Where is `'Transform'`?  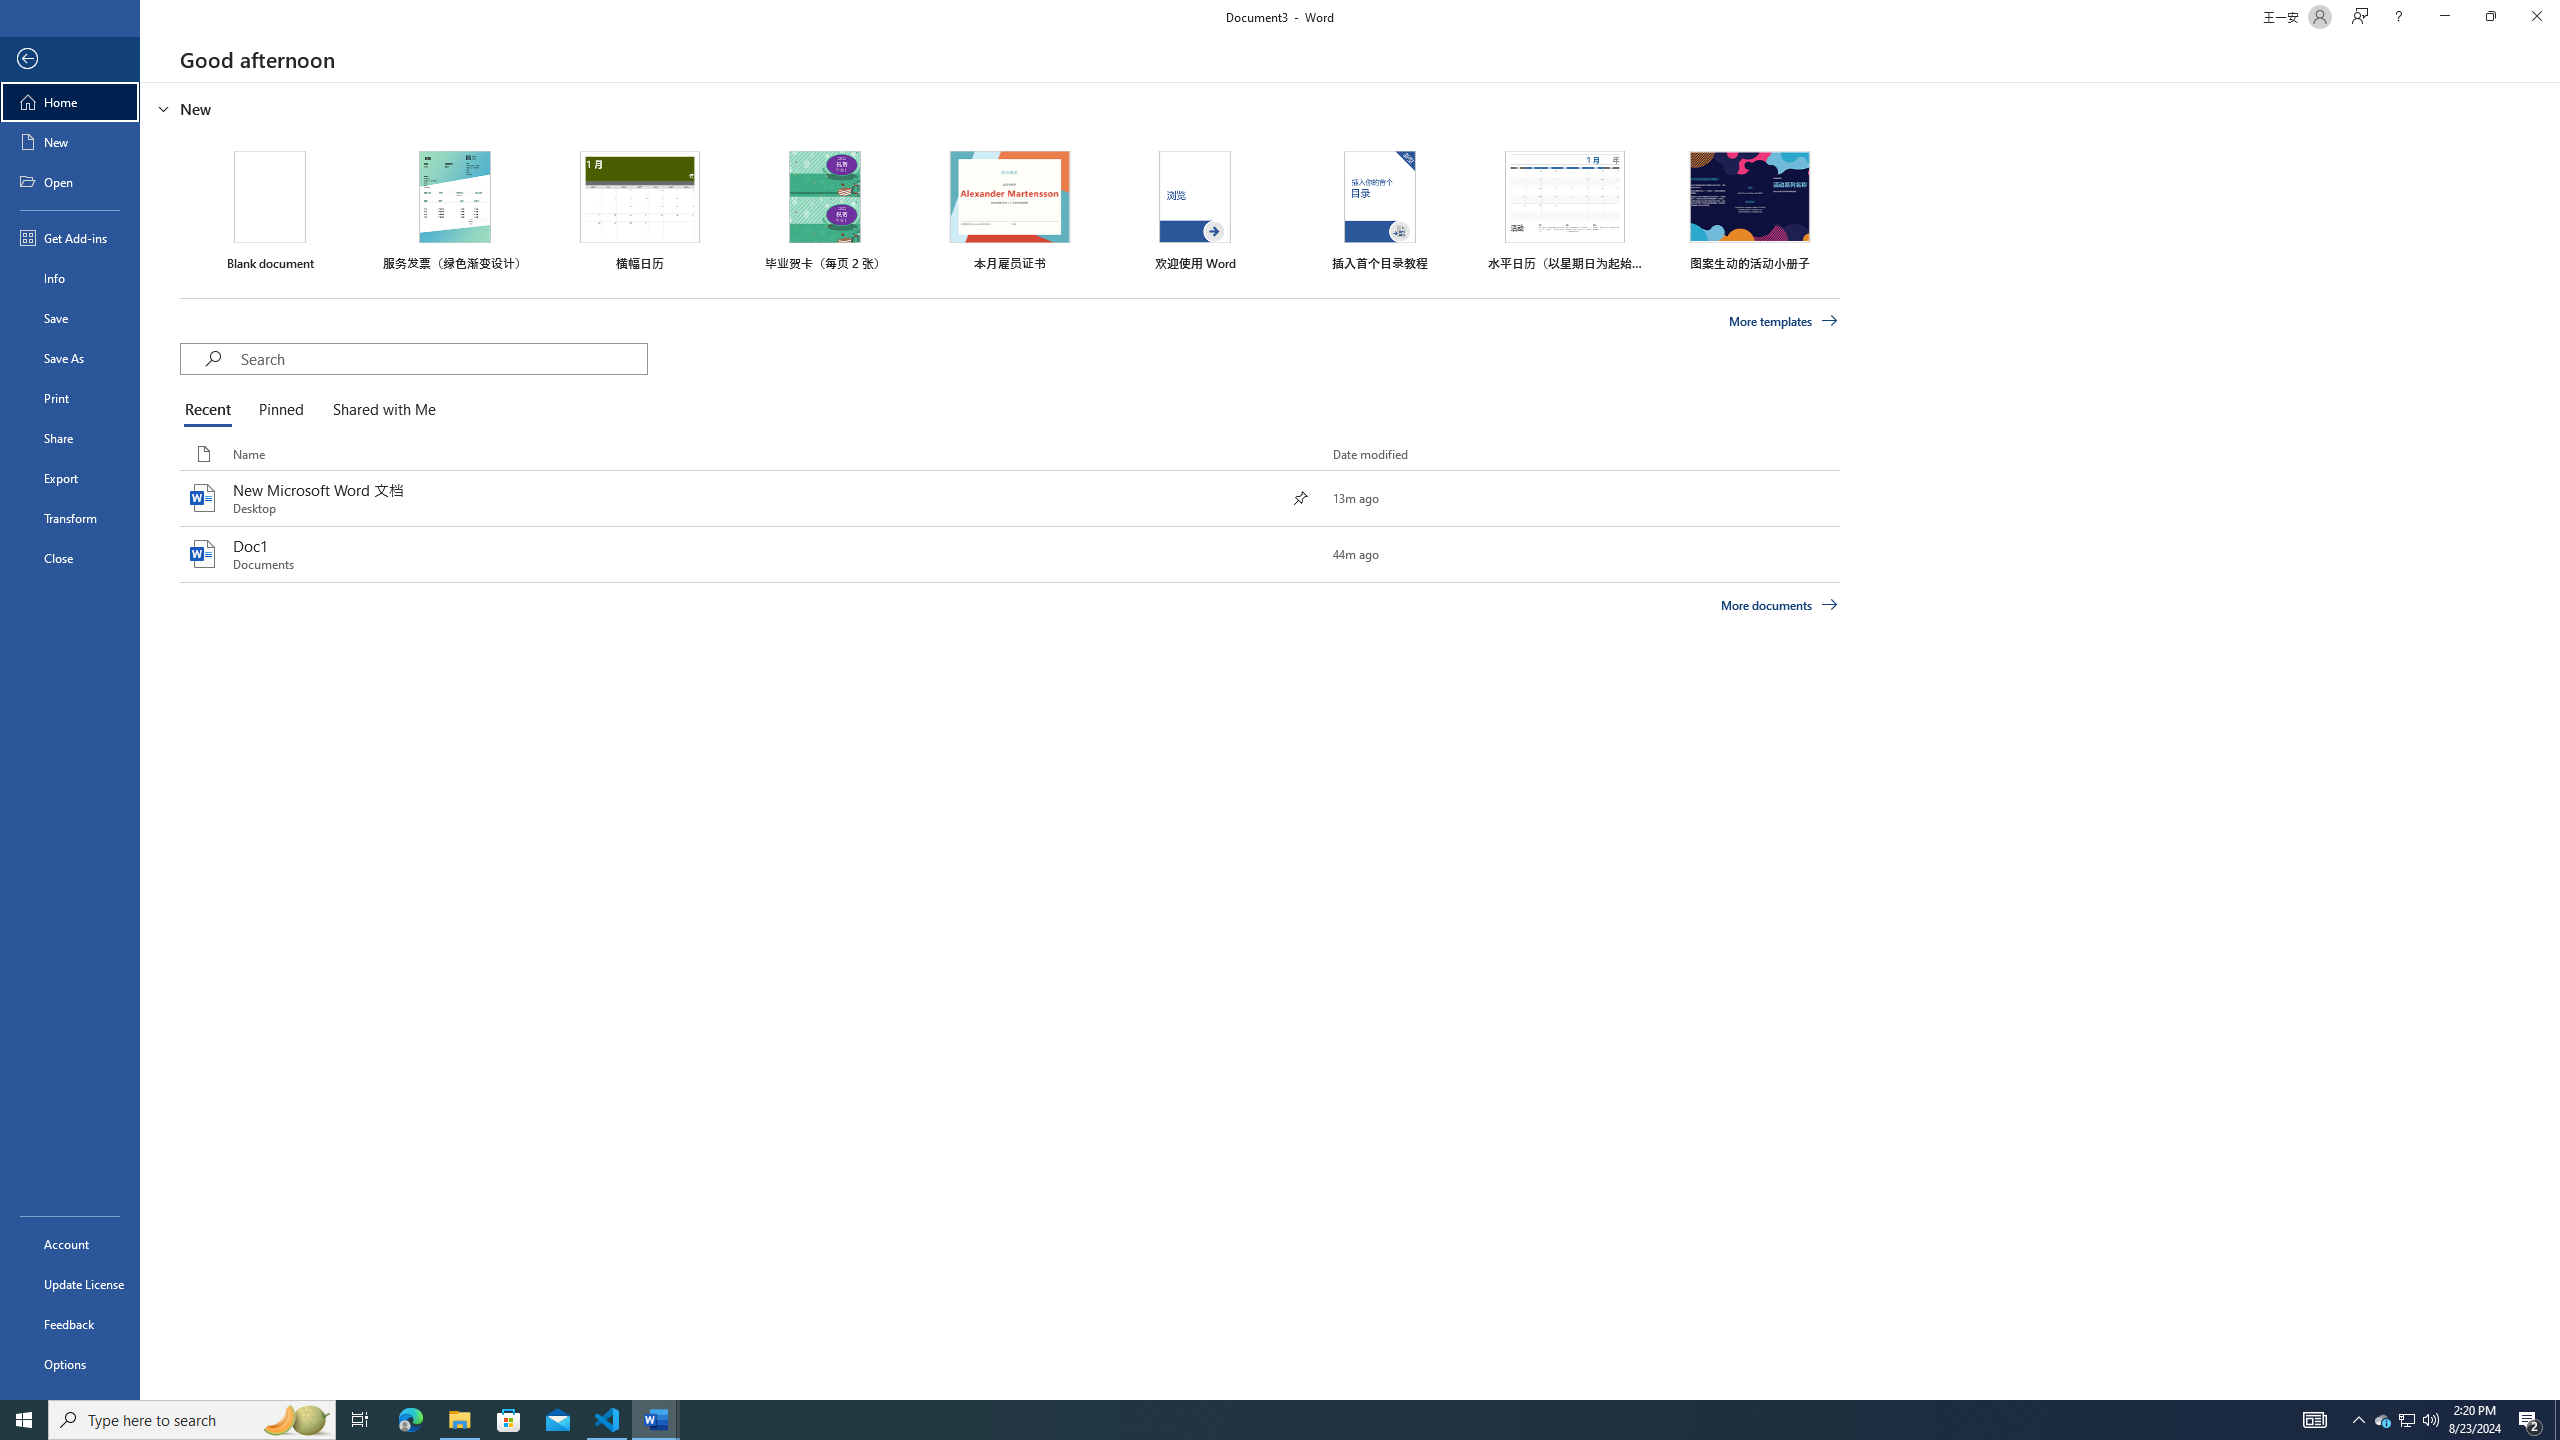
'Transform' is located at coordinates (69, 517).